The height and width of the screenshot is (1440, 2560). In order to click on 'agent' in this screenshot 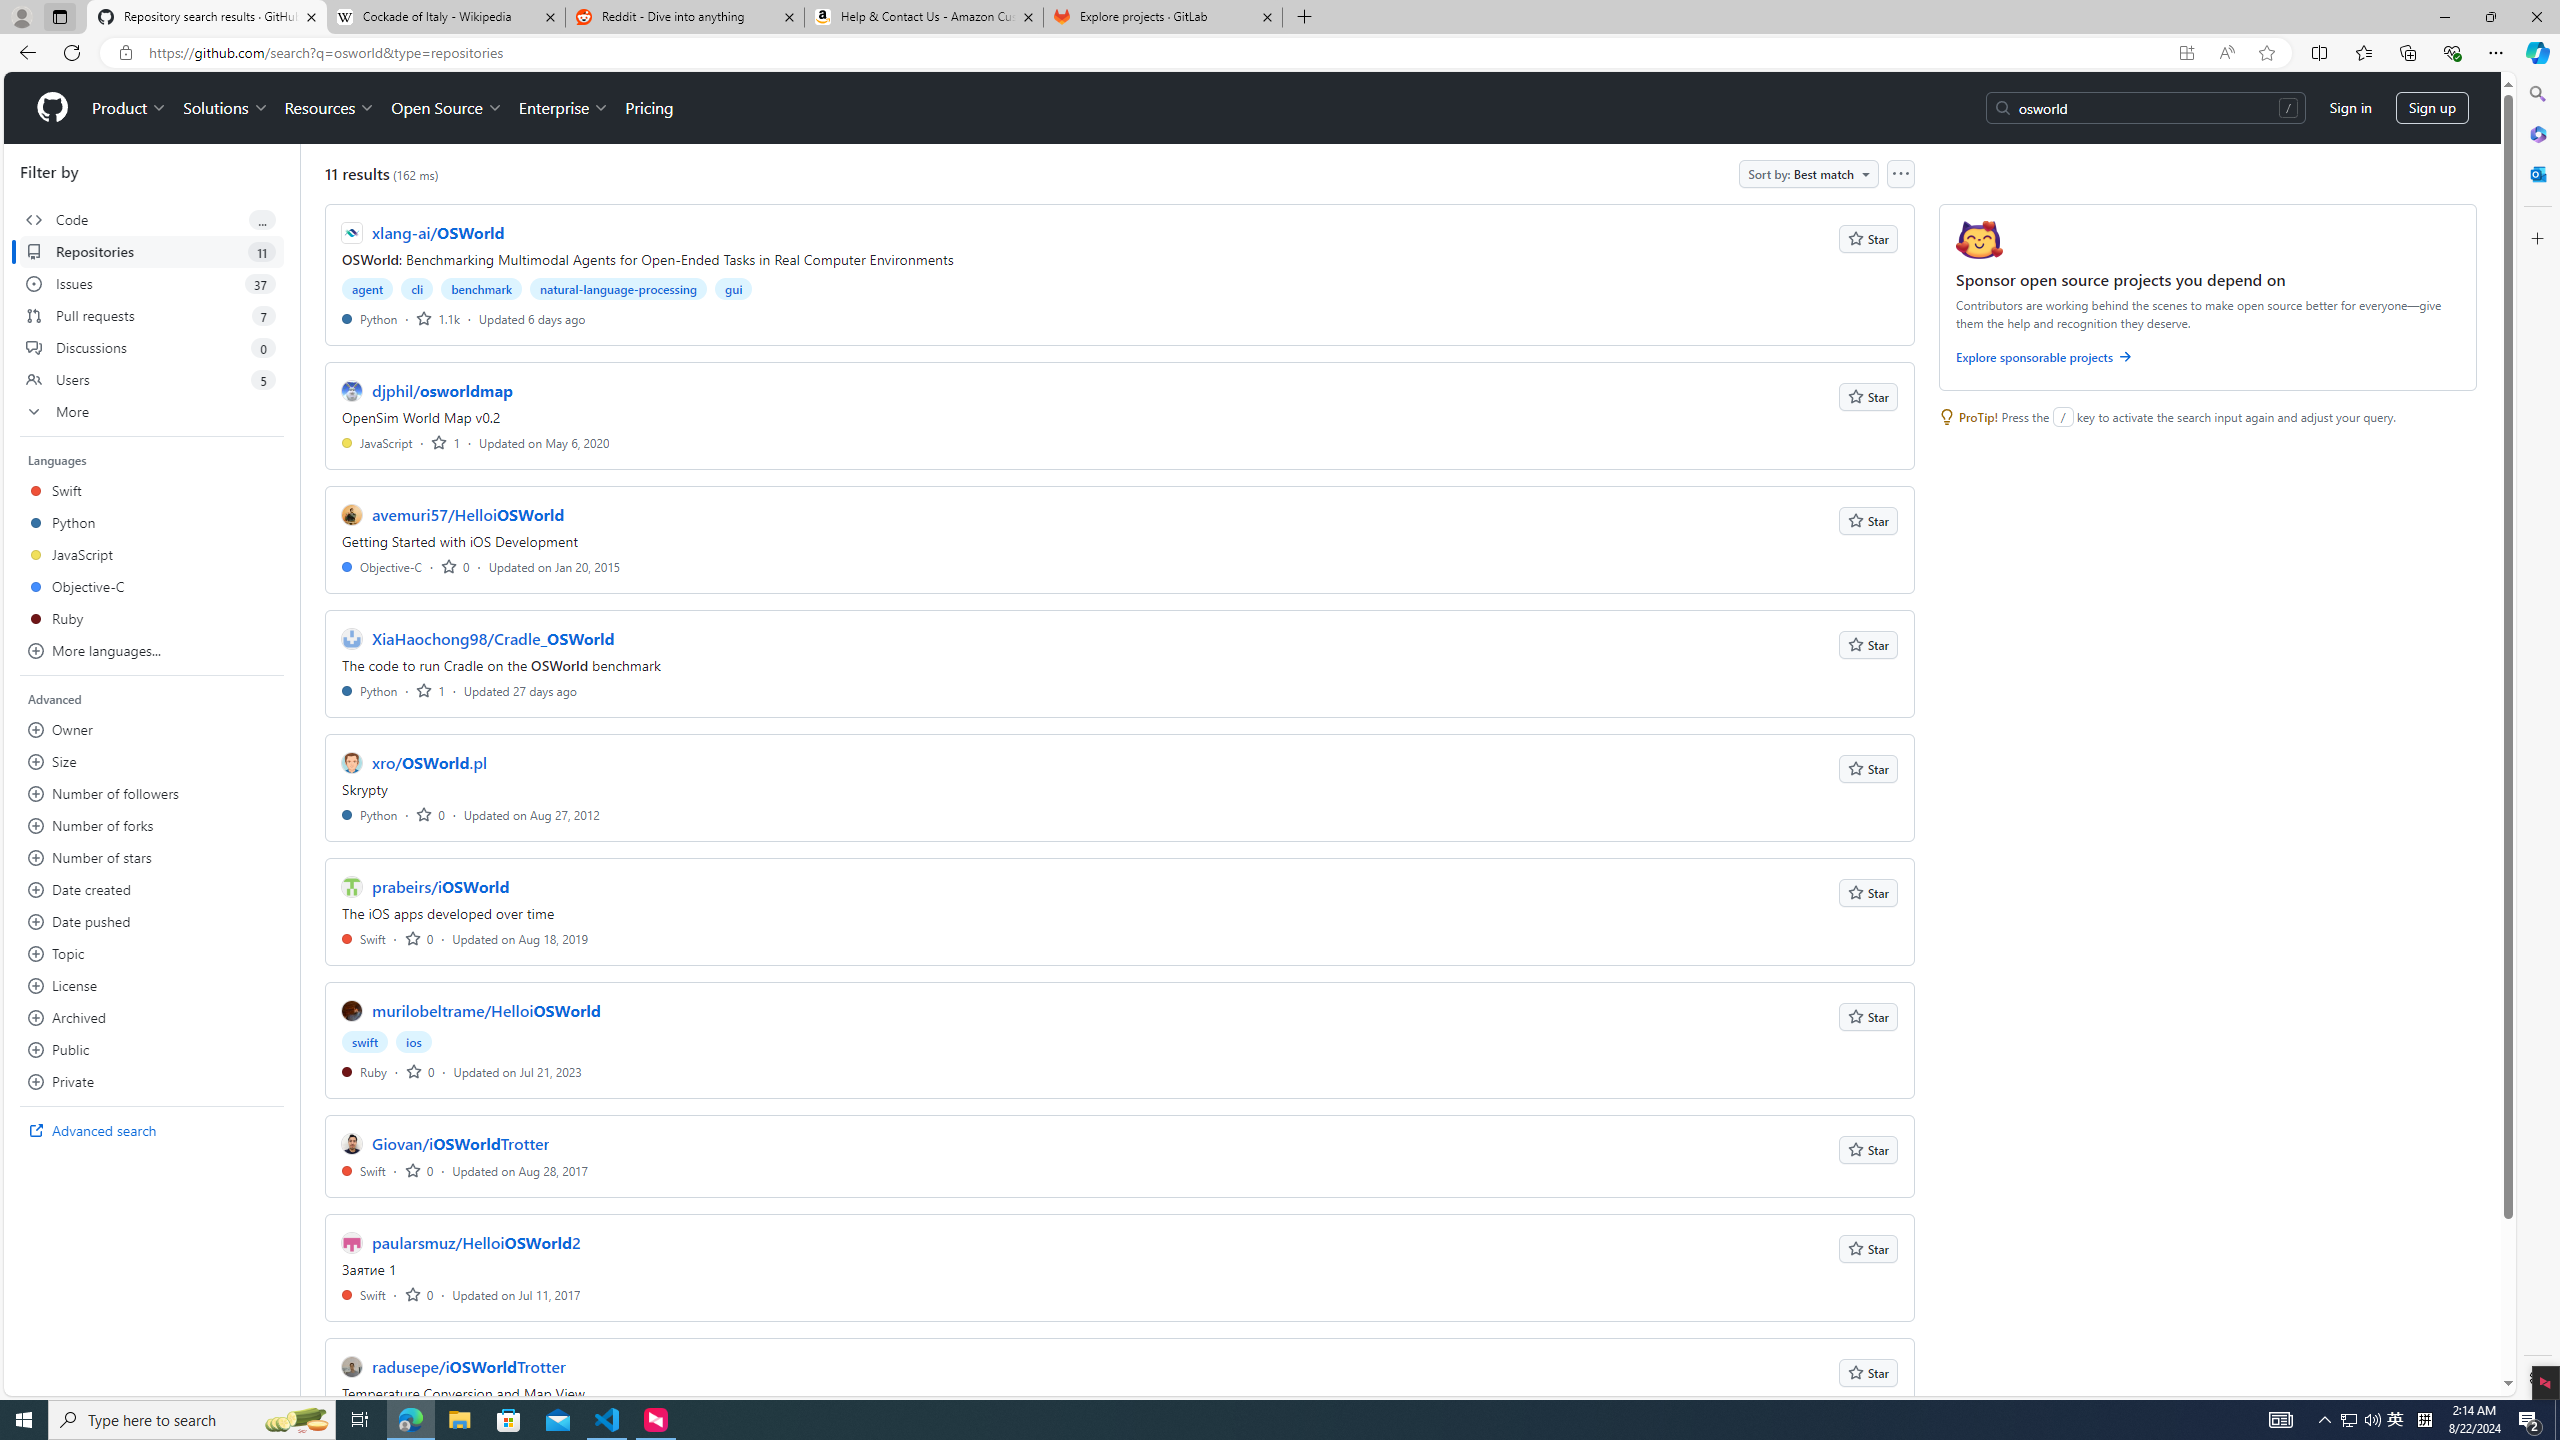, I will do `click(367, 287)`.